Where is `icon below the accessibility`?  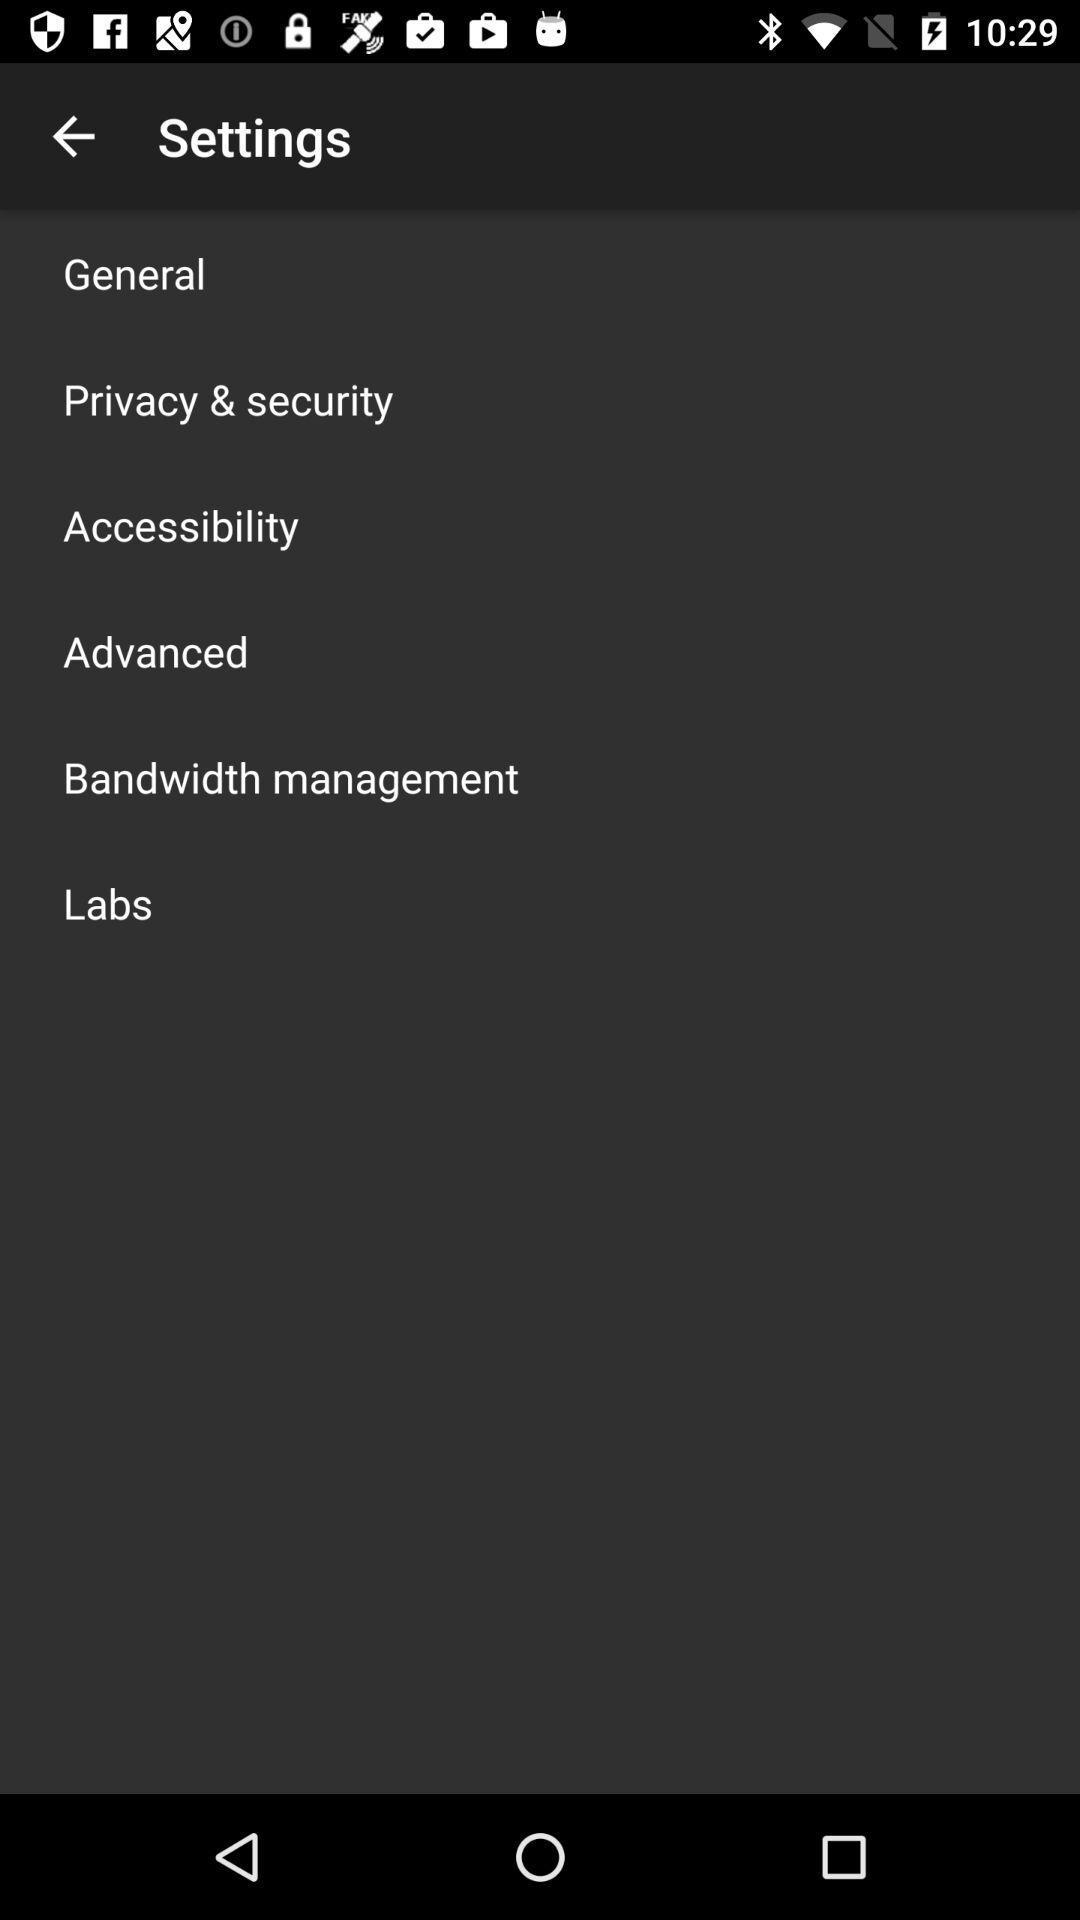 icon below the accessibility is located at coordinates (154, 651).